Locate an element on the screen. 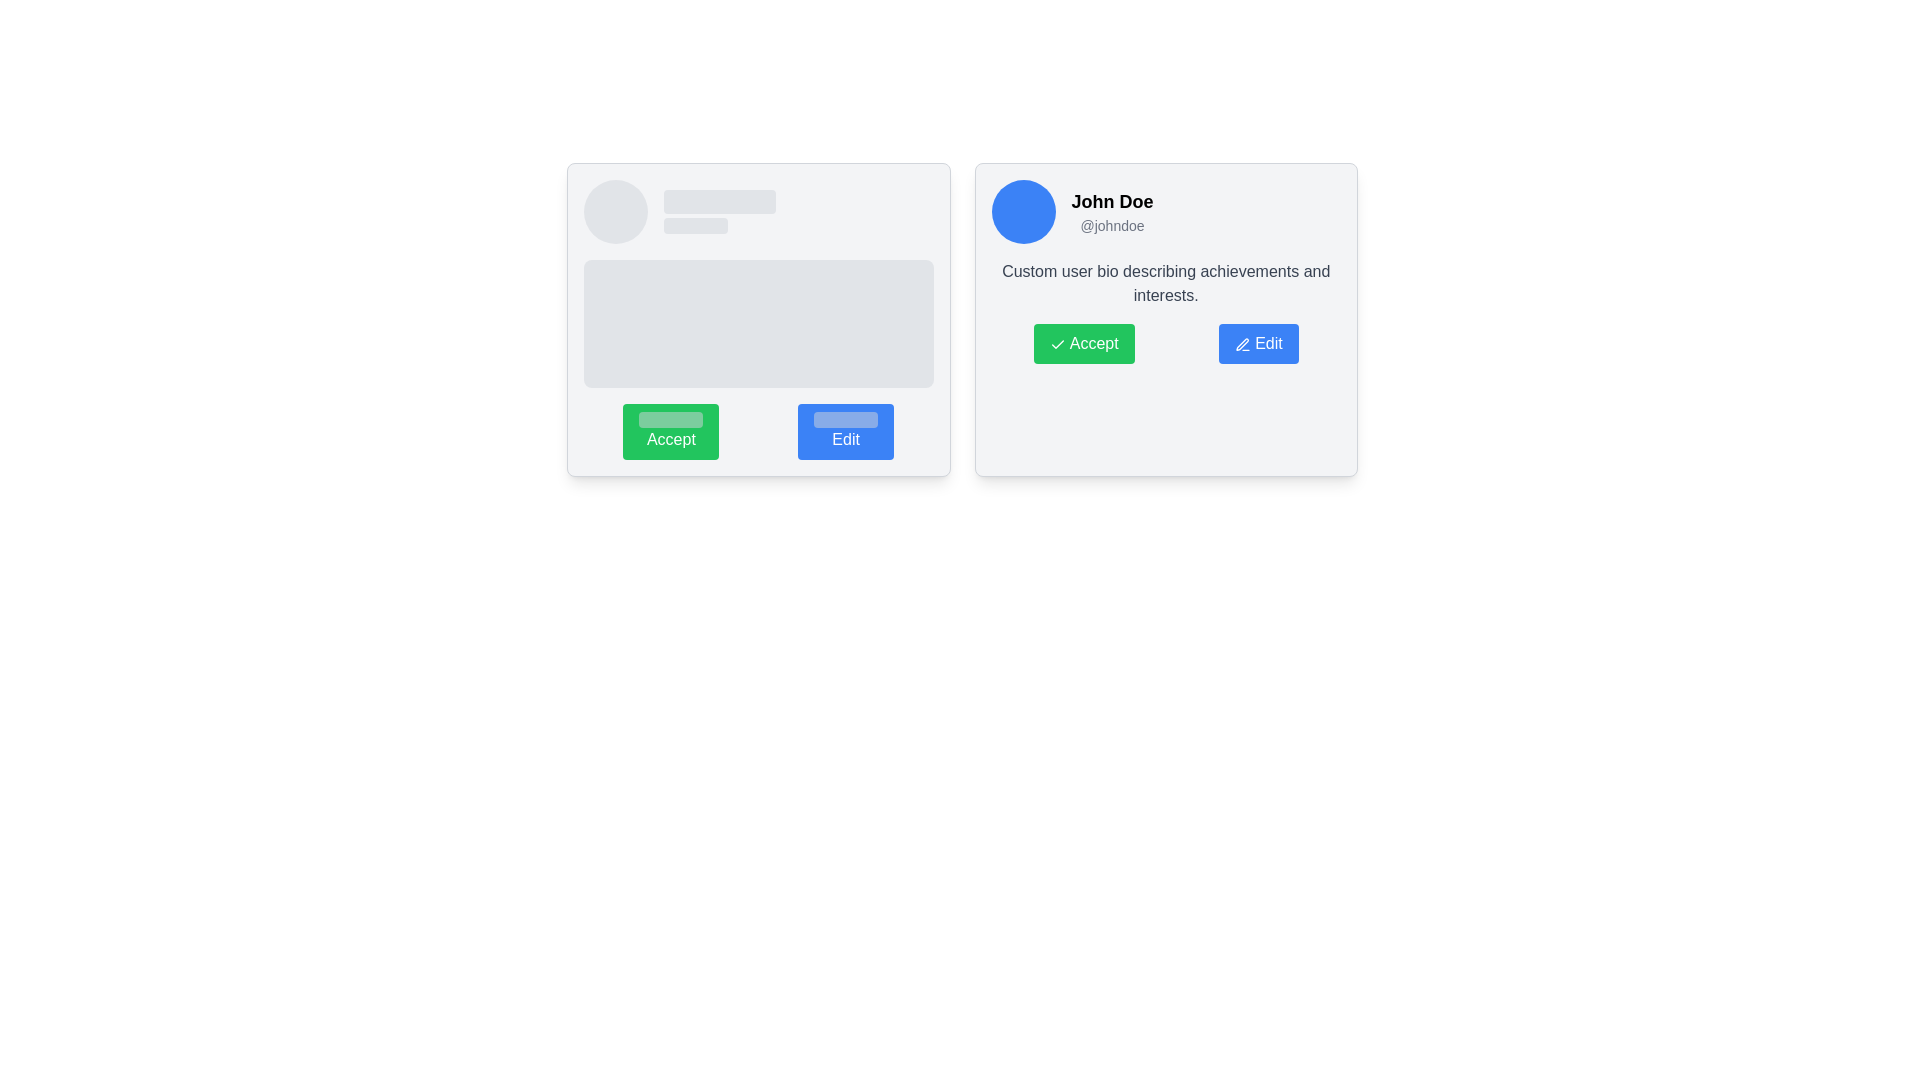  the Text Label element displaying 'John Doe' with '@johndoe' beneath it, located in the upper section of the right card, beside a circular avatar is located at coordinates (1111, 212).